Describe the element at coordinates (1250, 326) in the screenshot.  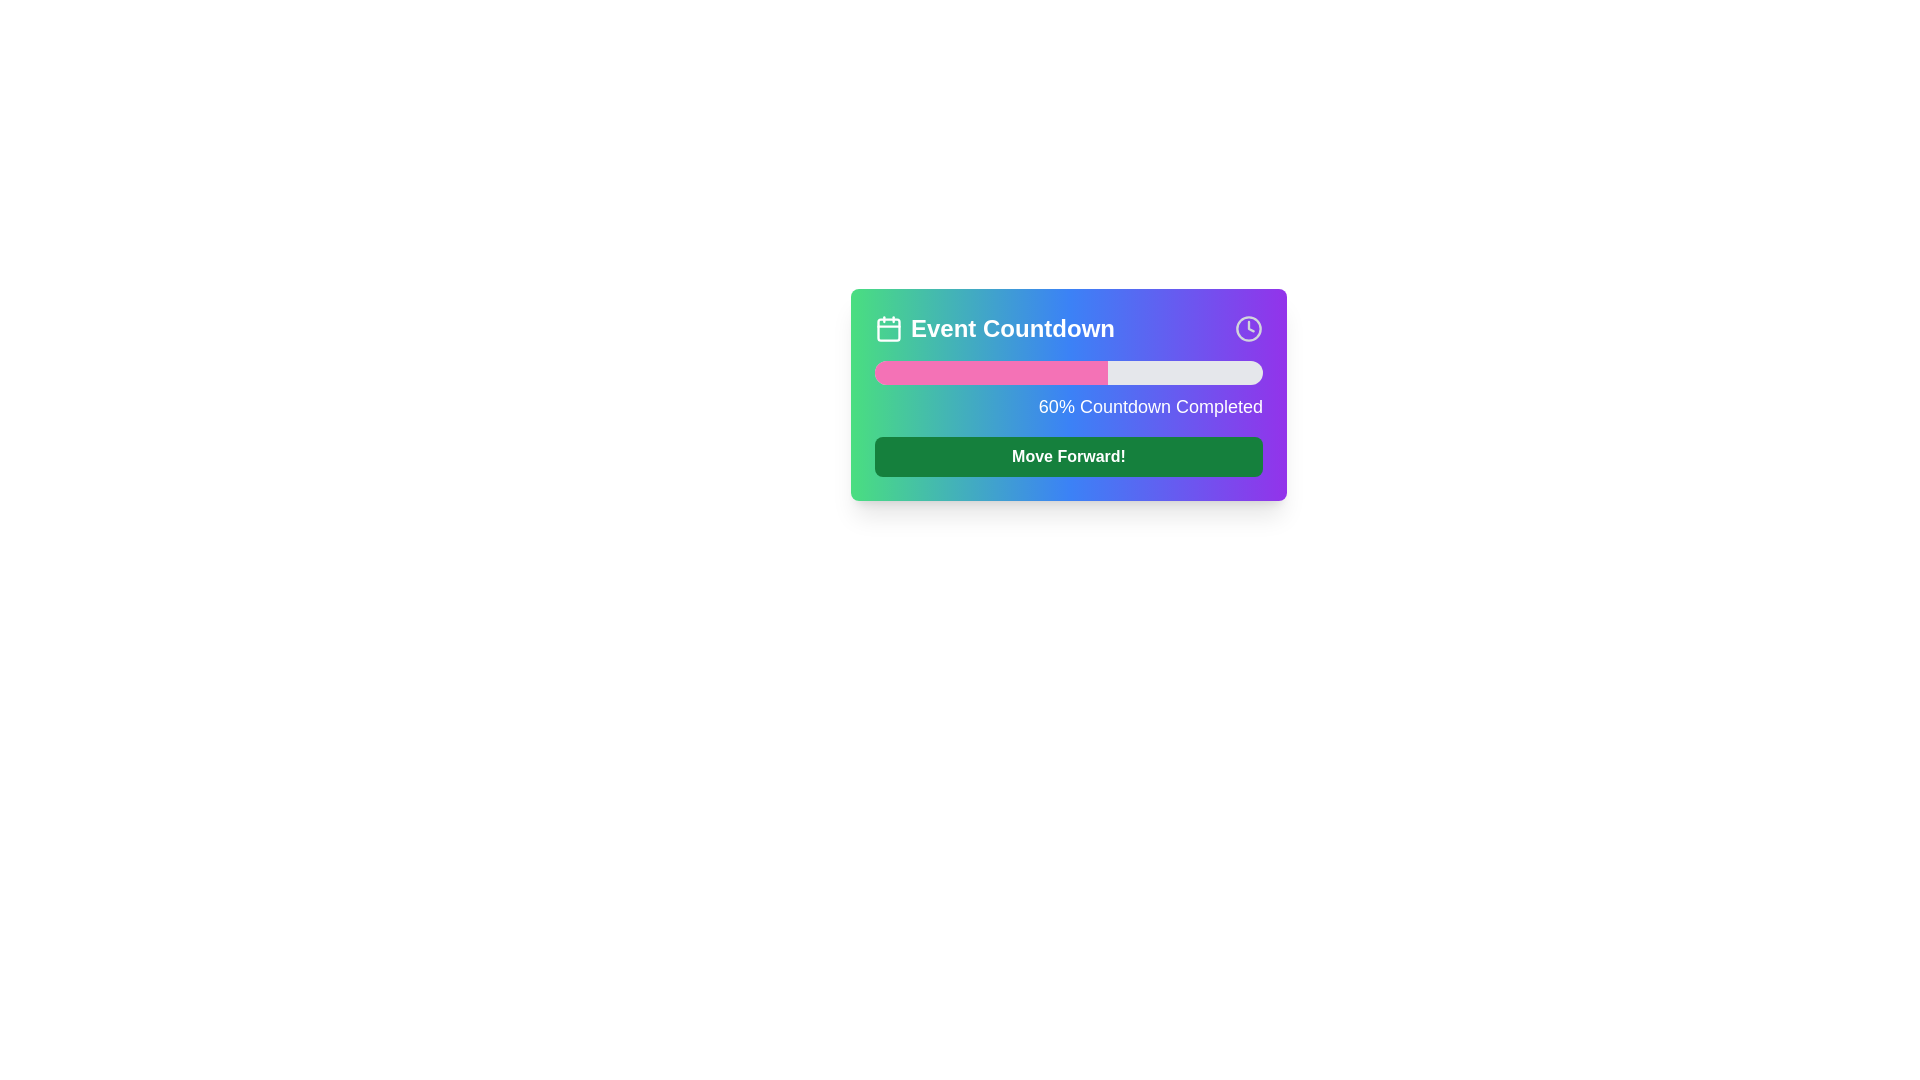
I see `the hour hand of the clock icon located in the top-right corner of the main card component` at that location.